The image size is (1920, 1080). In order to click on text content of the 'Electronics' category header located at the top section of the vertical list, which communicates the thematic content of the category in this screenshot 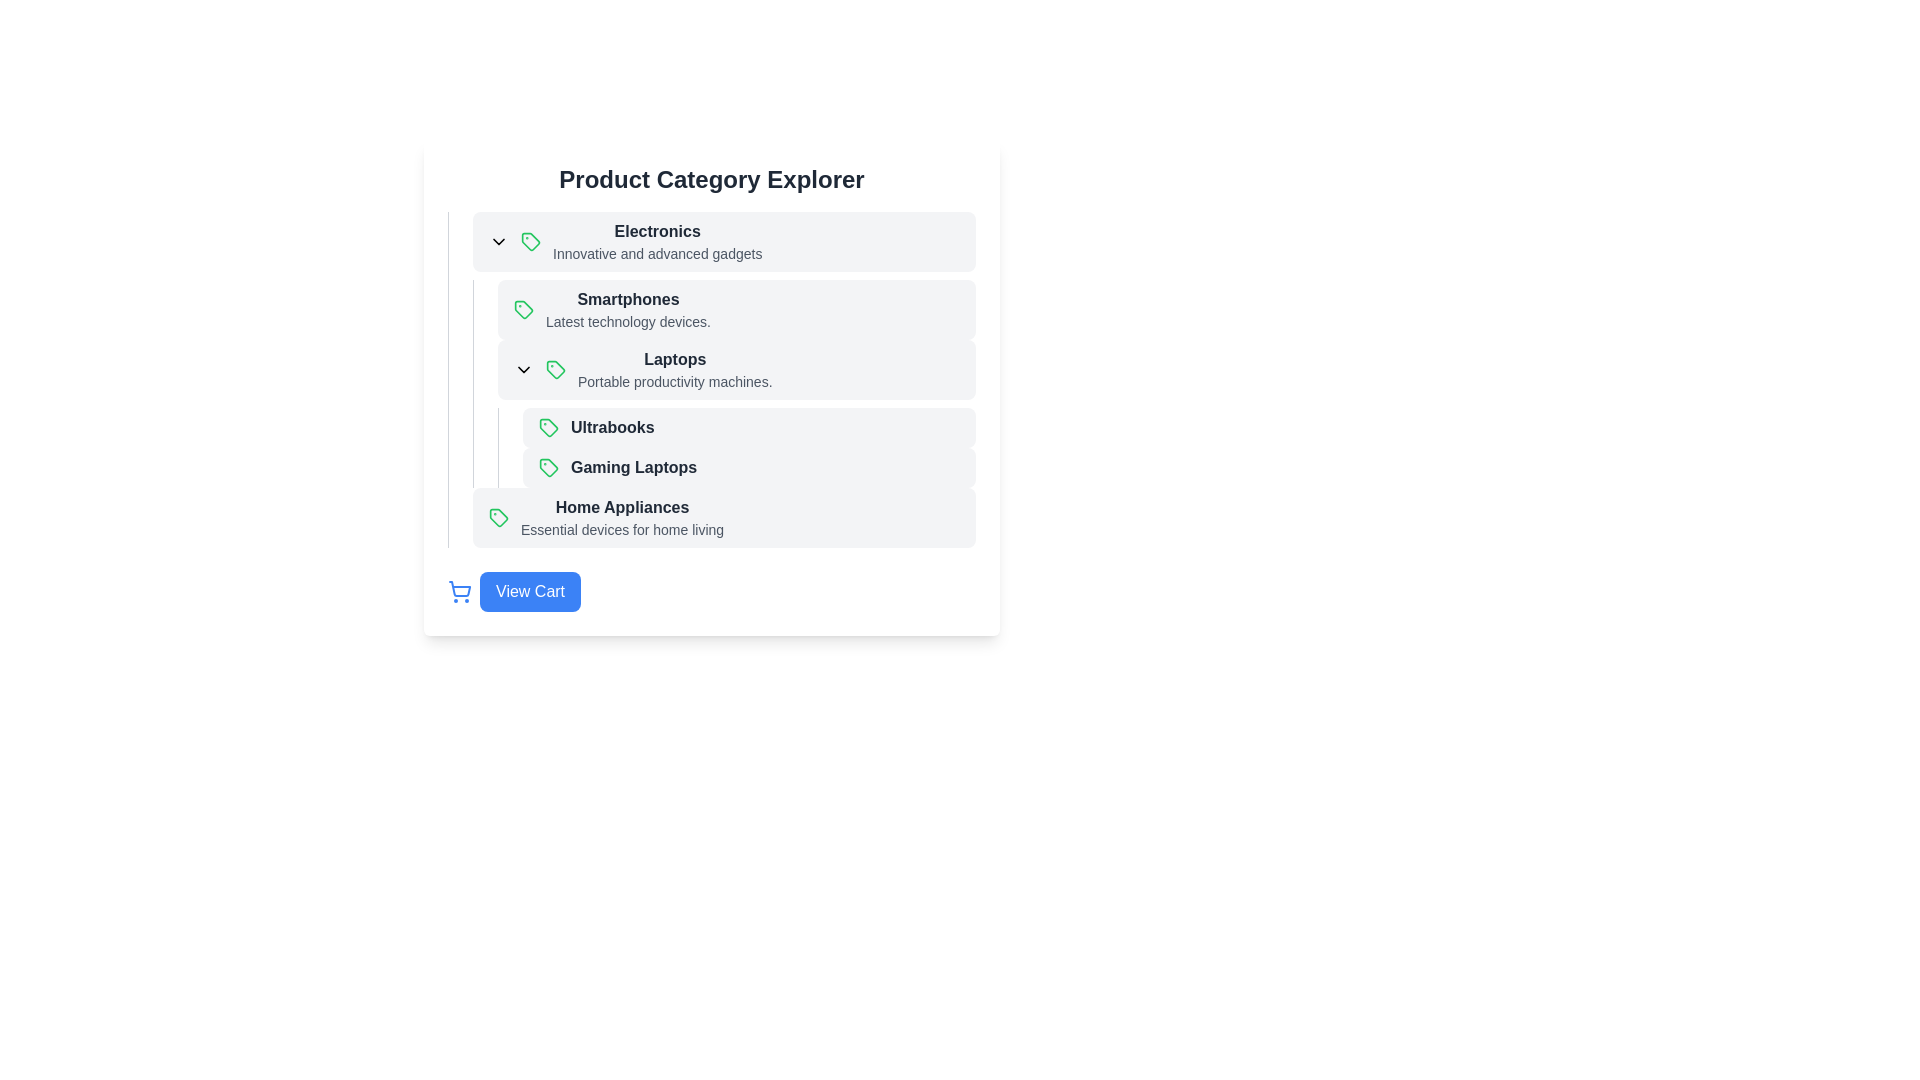, I will do `click(657, 230)`.